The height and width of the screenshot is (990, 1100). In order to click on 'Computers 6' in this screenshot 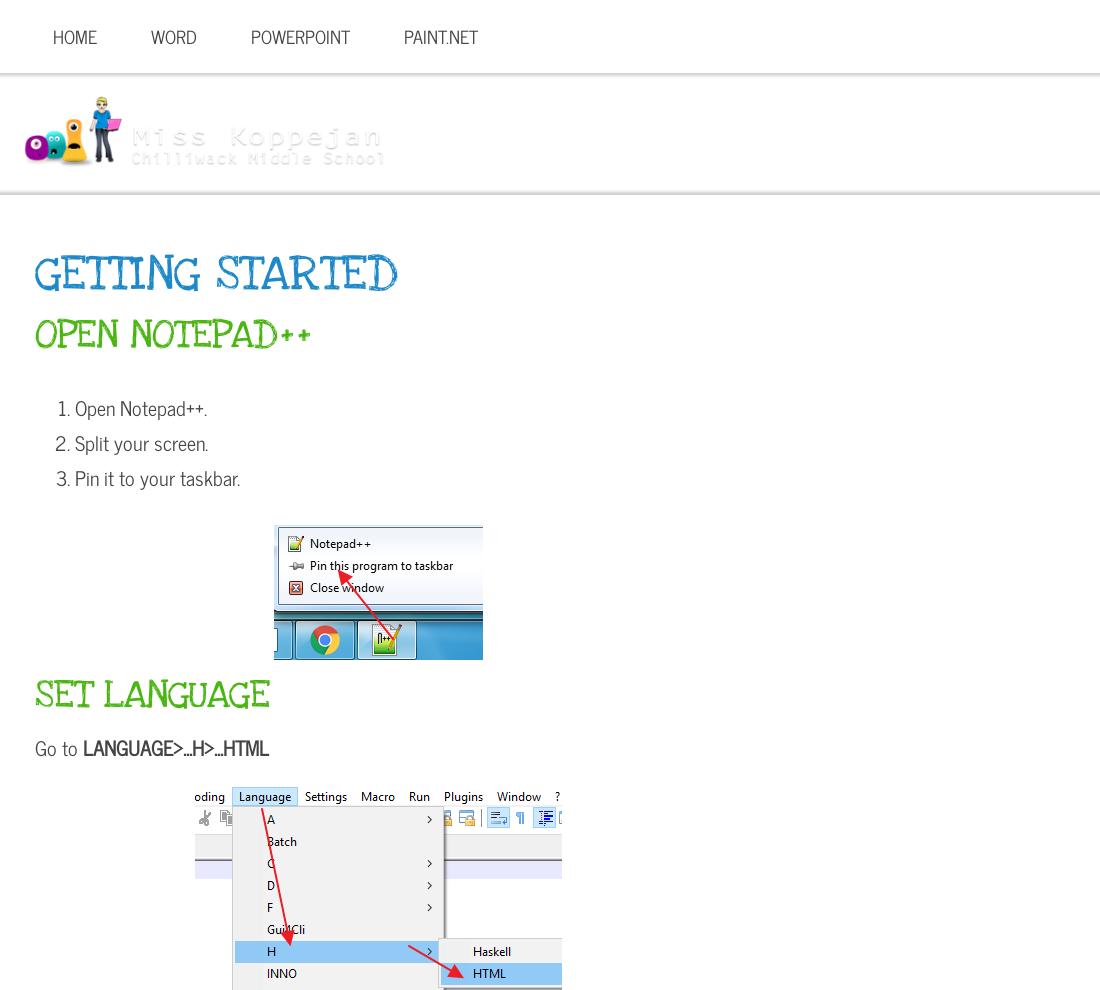, I will do `click(574, 127)`.